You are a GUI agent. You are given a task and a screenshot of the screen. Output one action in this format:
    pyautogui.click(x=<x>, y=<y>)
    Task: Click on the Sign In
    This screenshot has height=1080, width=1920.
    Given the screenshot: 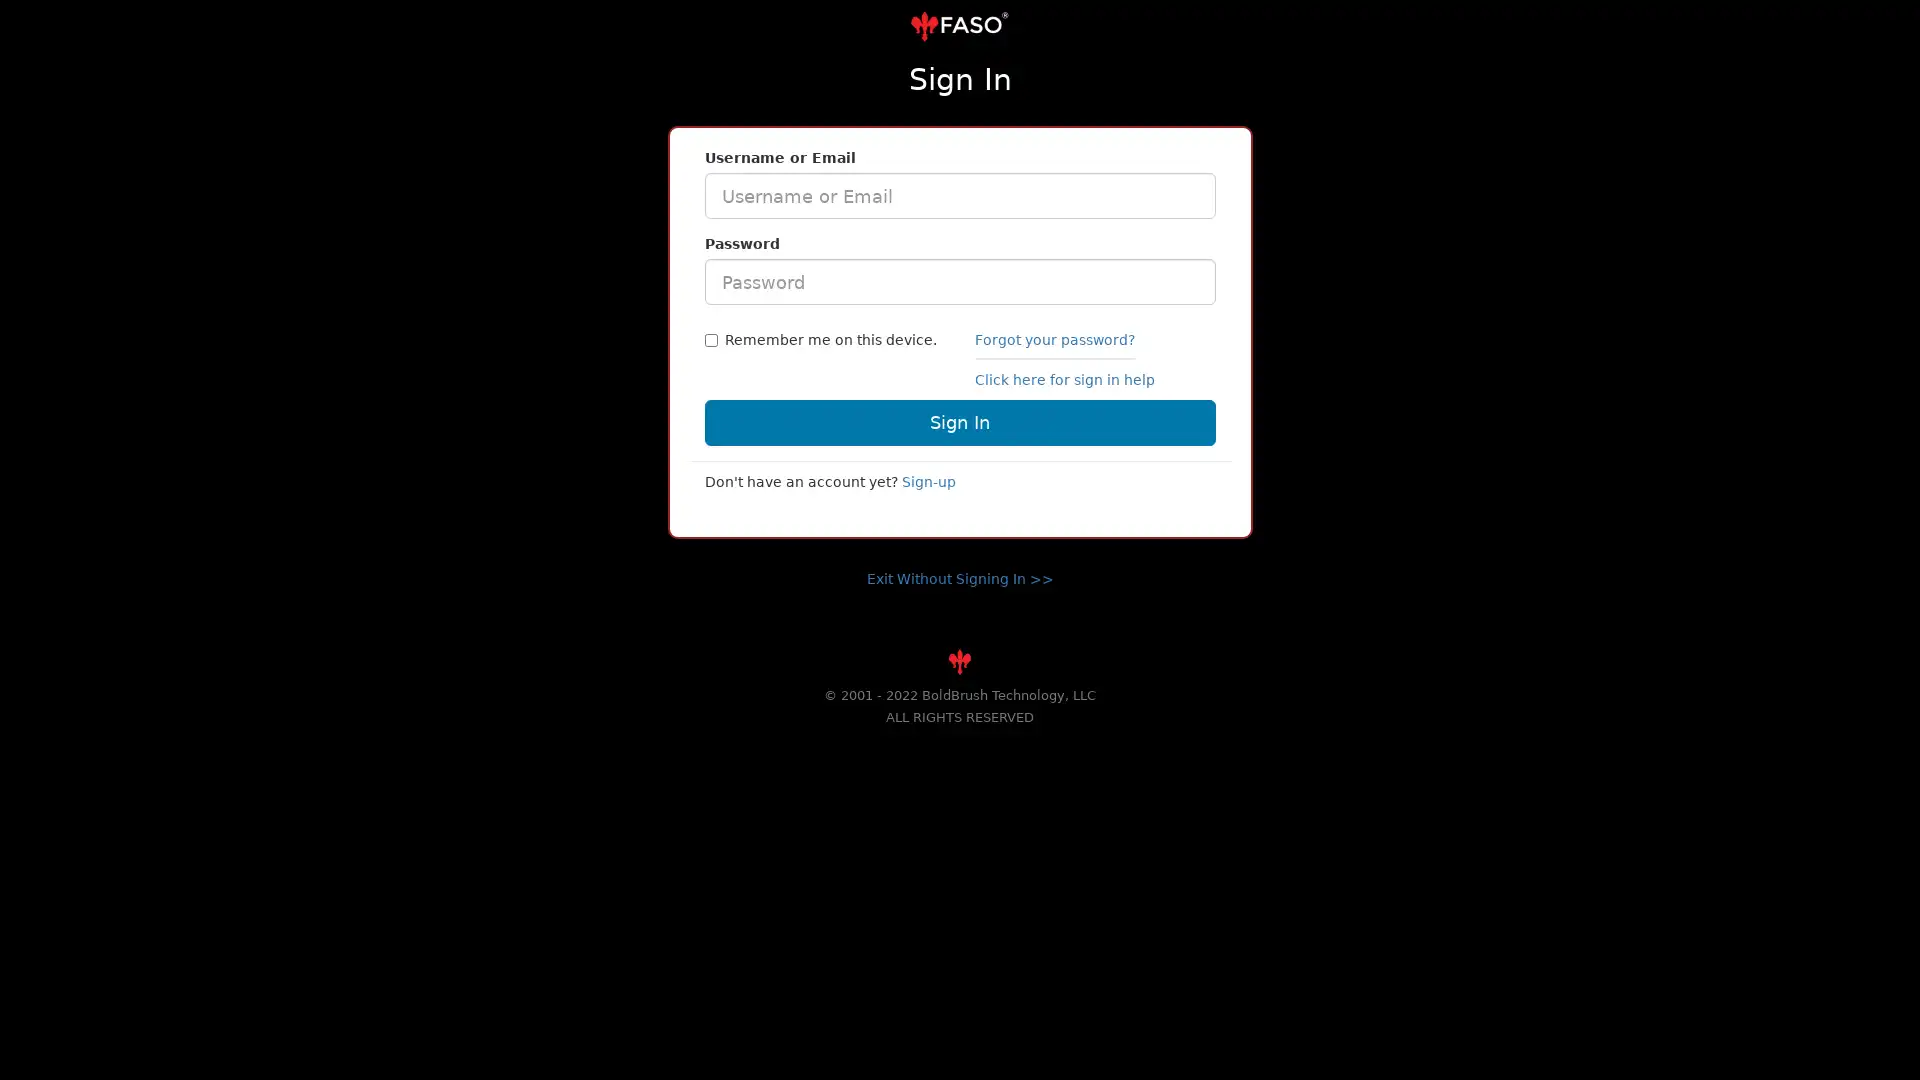 What is the action you would take?
    pyautogui.click(x=958, y=422)
    